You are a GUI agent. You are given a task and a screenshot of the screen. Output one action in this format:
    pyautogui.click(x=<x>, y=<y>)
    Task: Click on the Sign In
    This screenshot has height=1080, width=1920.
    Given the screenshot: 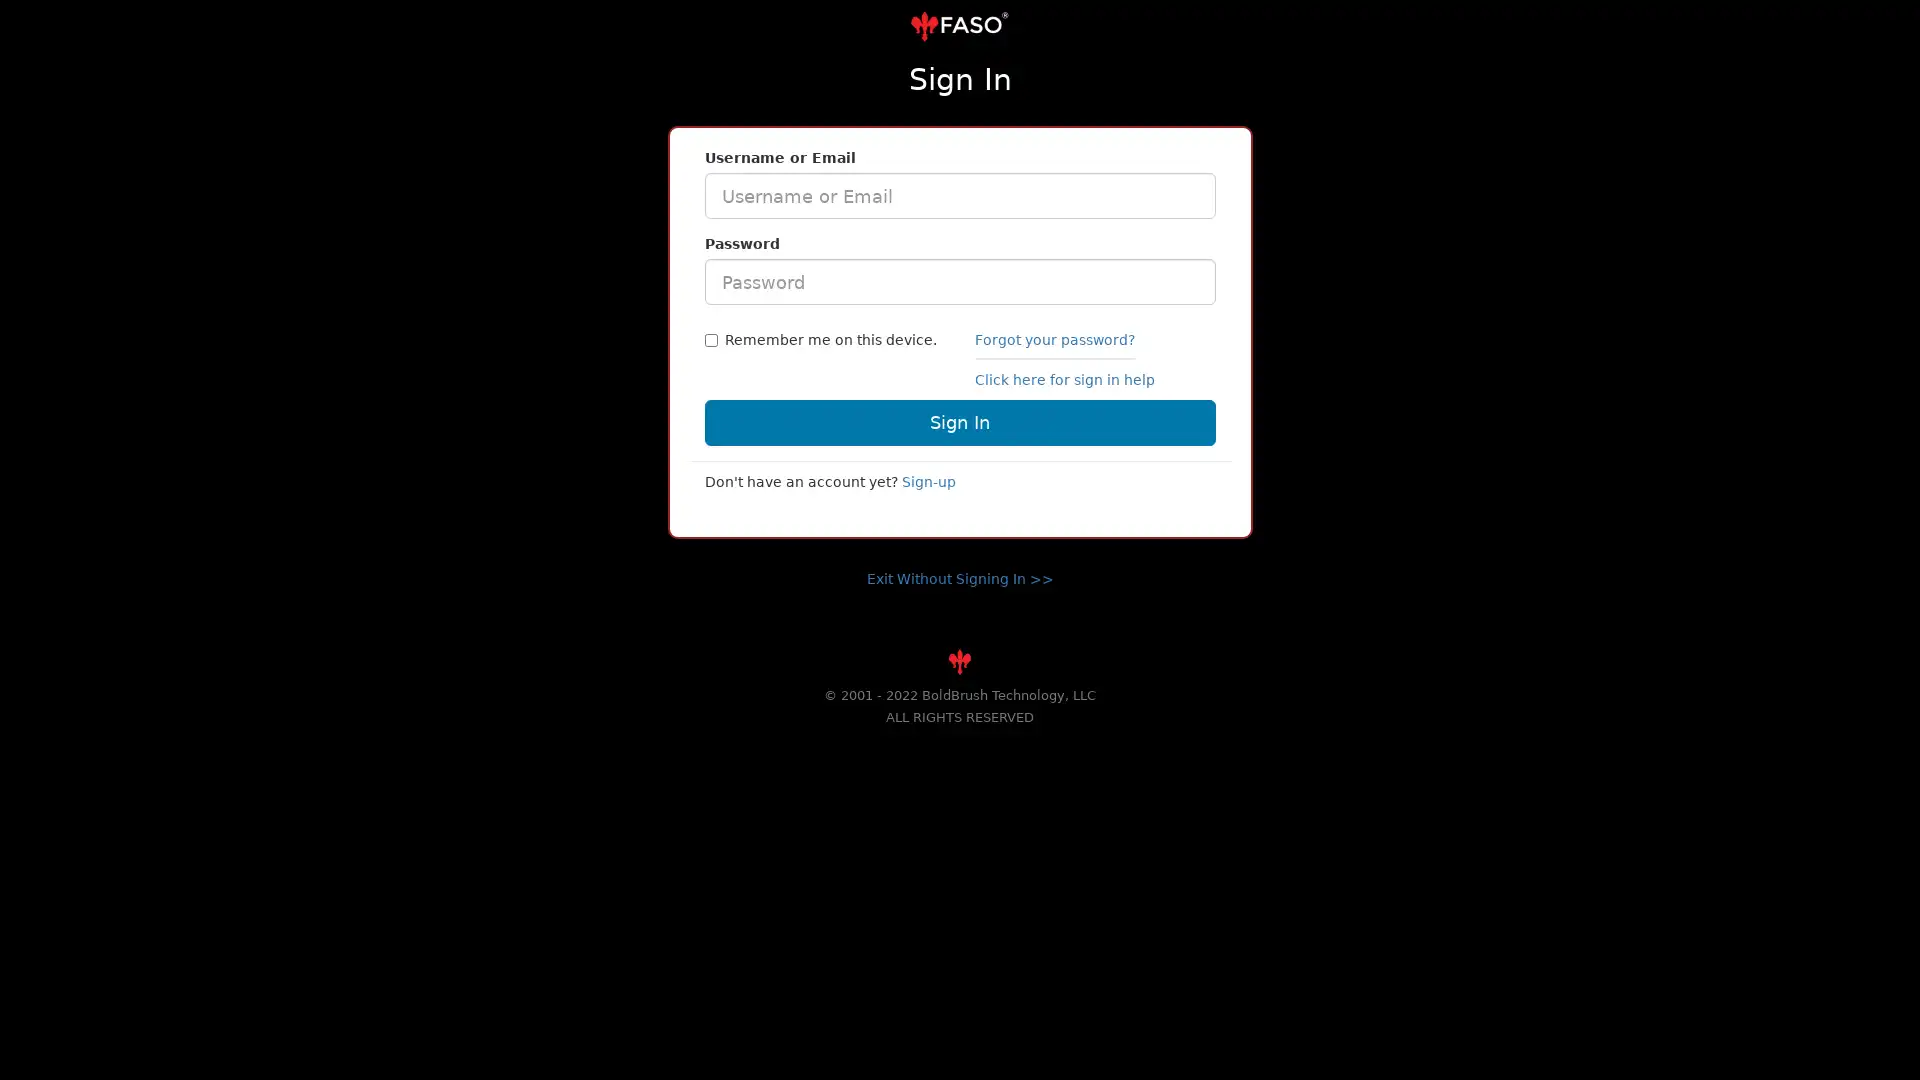 What is the action you would take?
    pyautogui.click(x=958, y=422)
    